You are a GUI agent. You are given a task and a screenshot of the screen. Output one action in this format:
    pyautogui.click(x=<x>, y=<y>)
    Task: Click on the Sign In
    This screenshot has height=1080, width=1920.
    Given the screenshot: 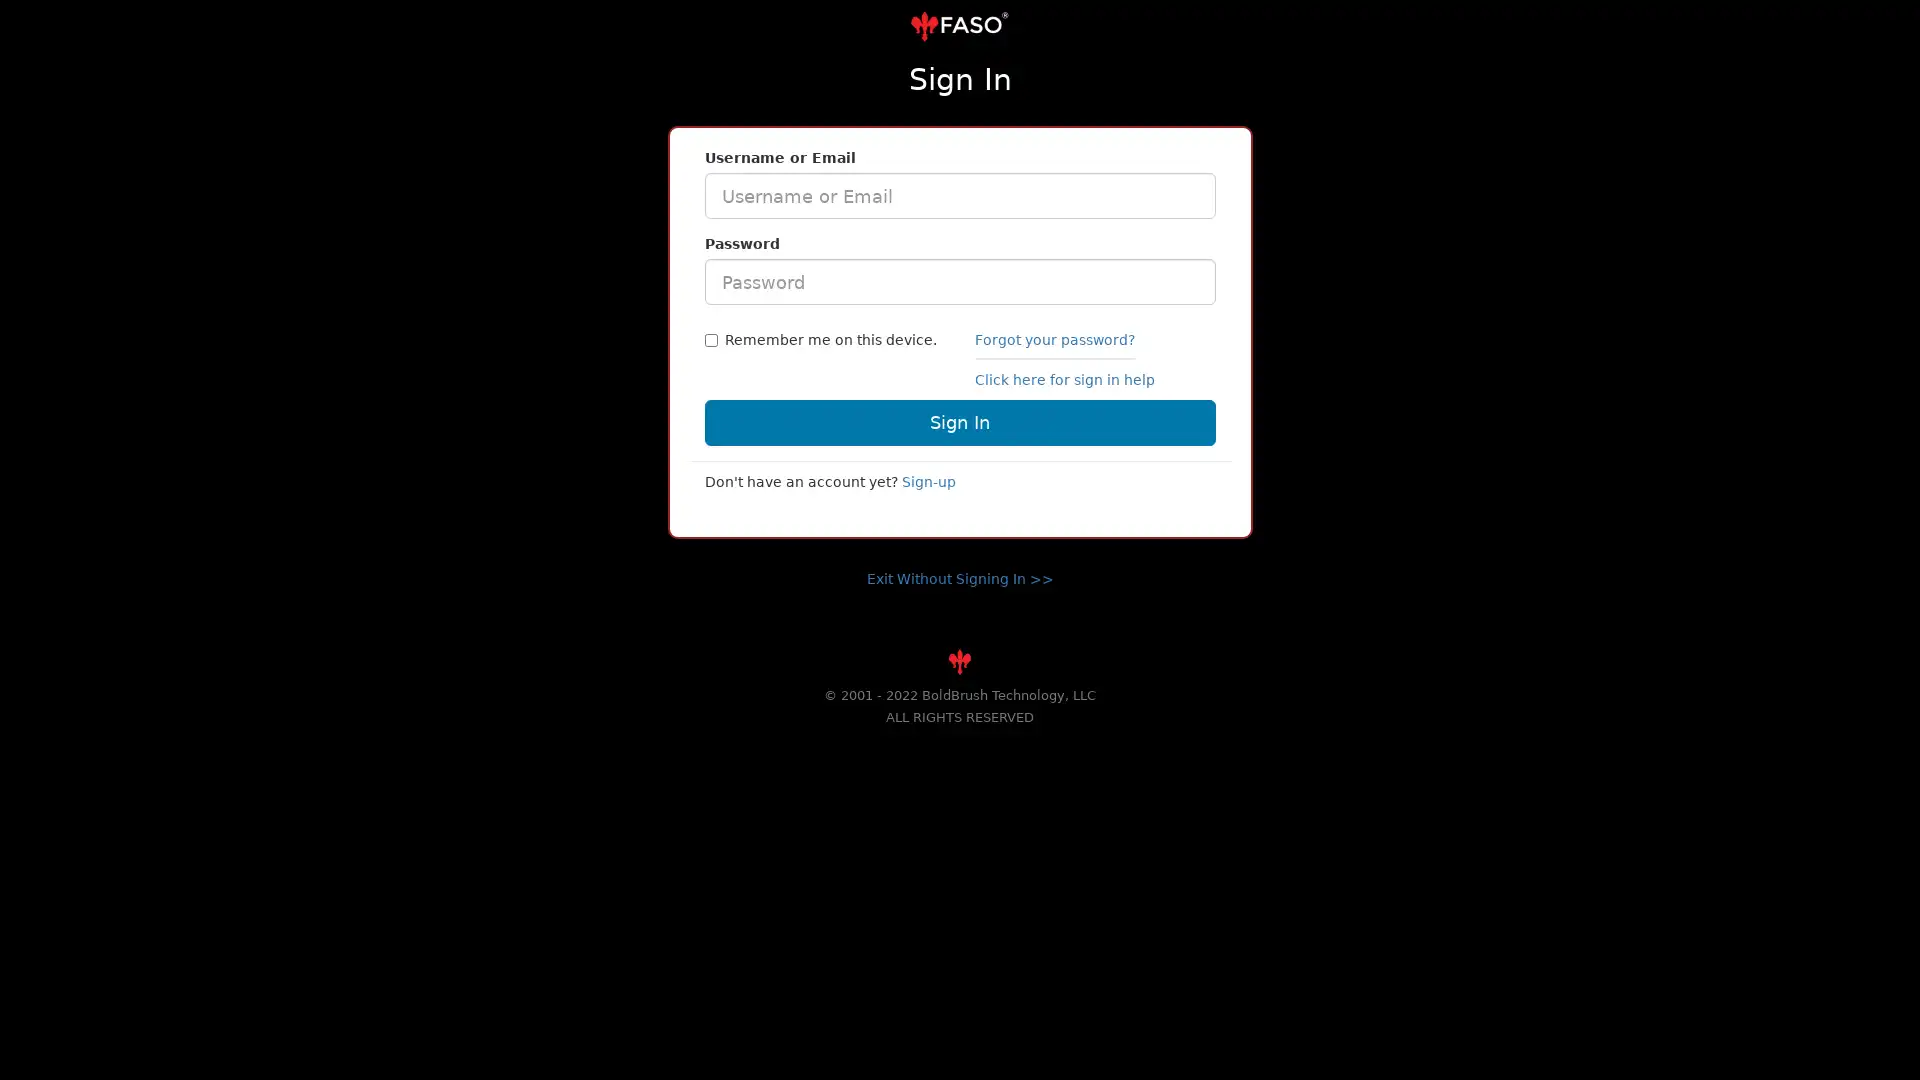 What is the action you would take?
    pyautogui.click(x=958, y=422)
    